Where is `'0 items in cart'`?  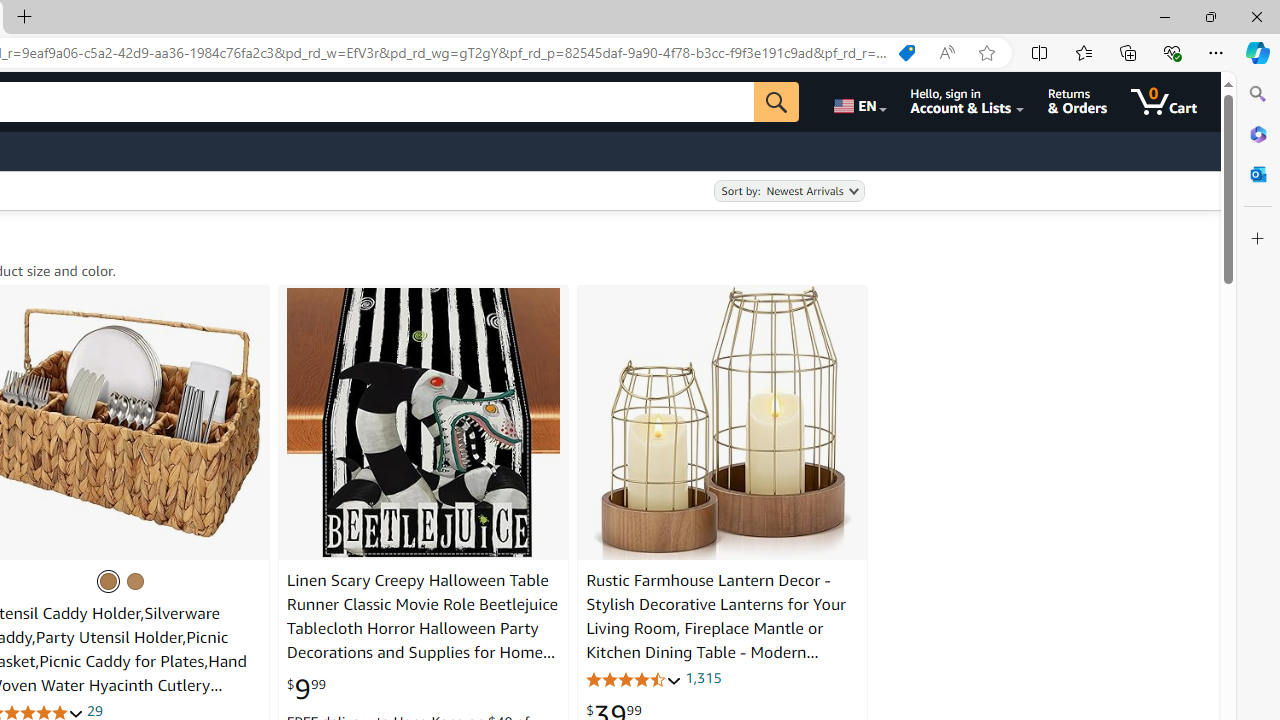 '0 items in cart' is located at coordinates (1164, 101).